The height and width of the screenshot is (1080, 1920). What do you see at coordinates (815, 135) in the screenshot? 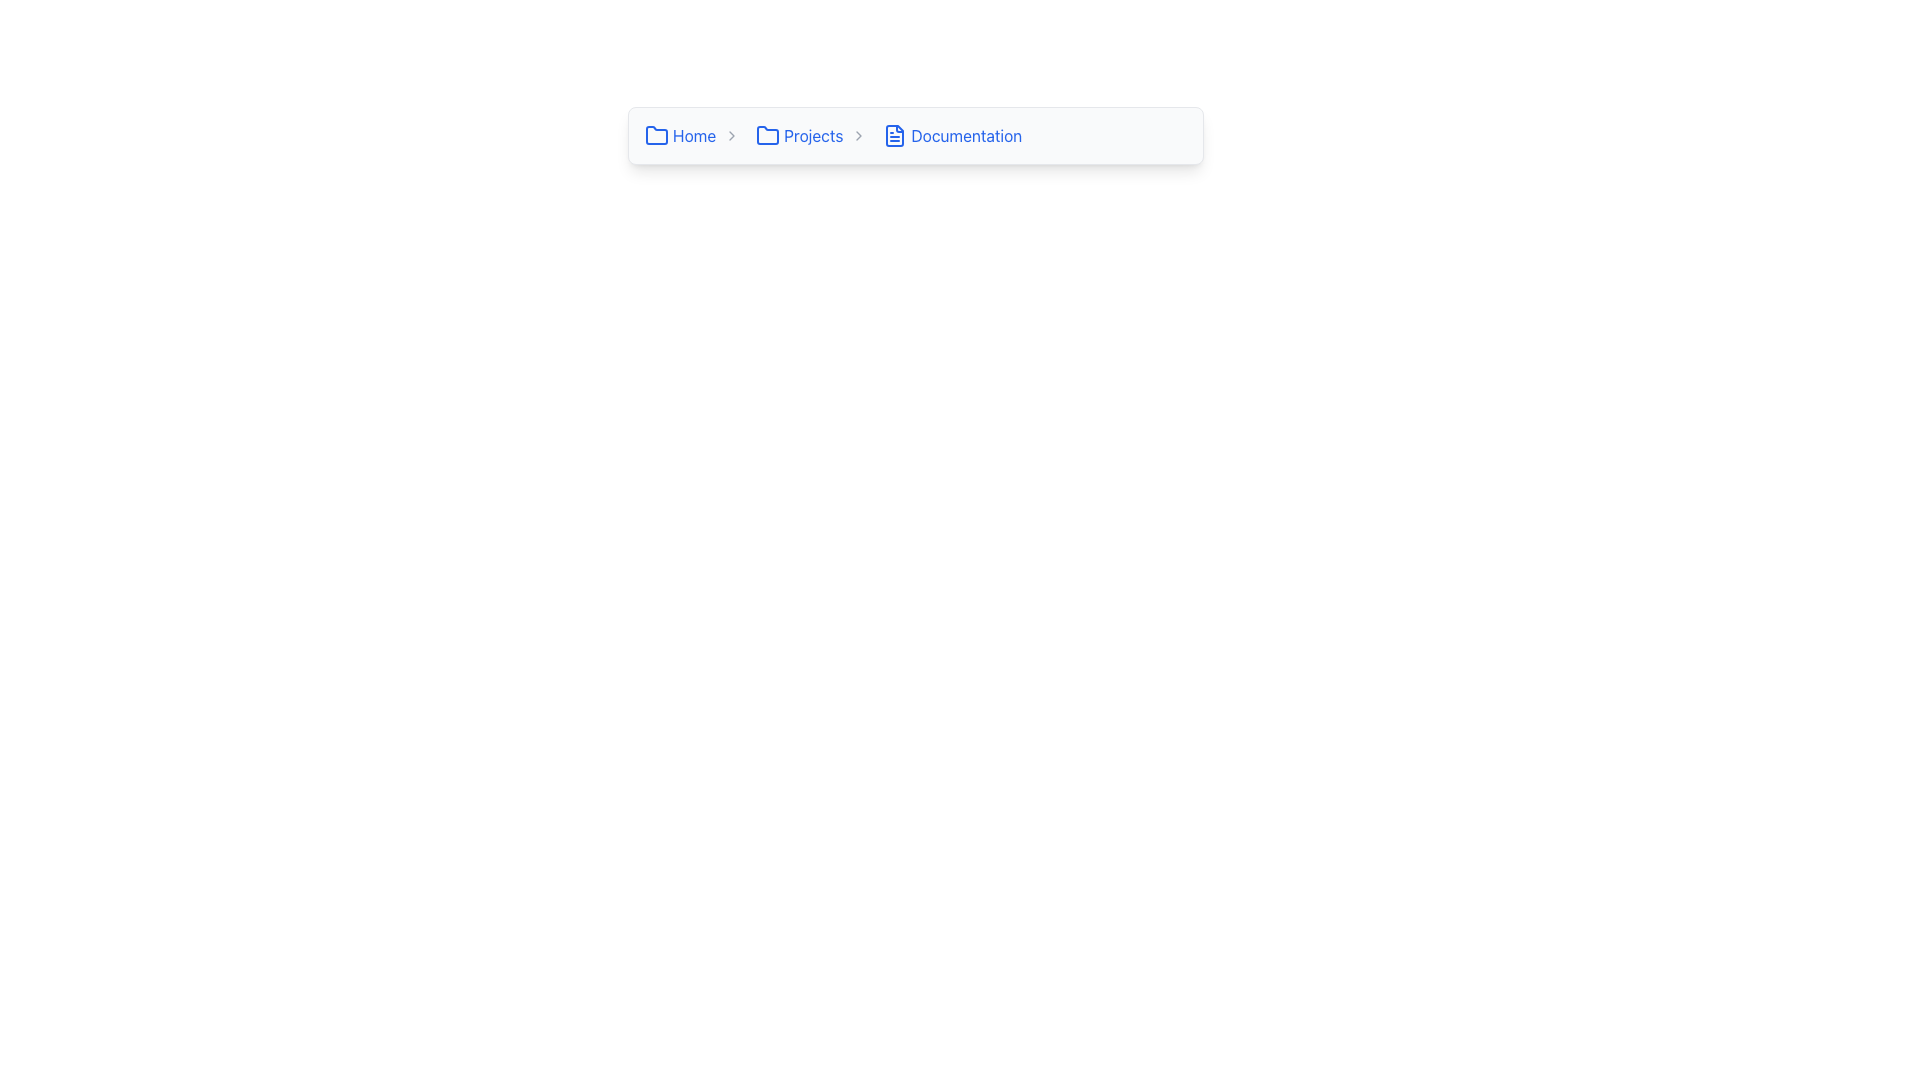
I see `the second clickable item in the breadcrumb navigation bar` at bounding box center [815, 135].